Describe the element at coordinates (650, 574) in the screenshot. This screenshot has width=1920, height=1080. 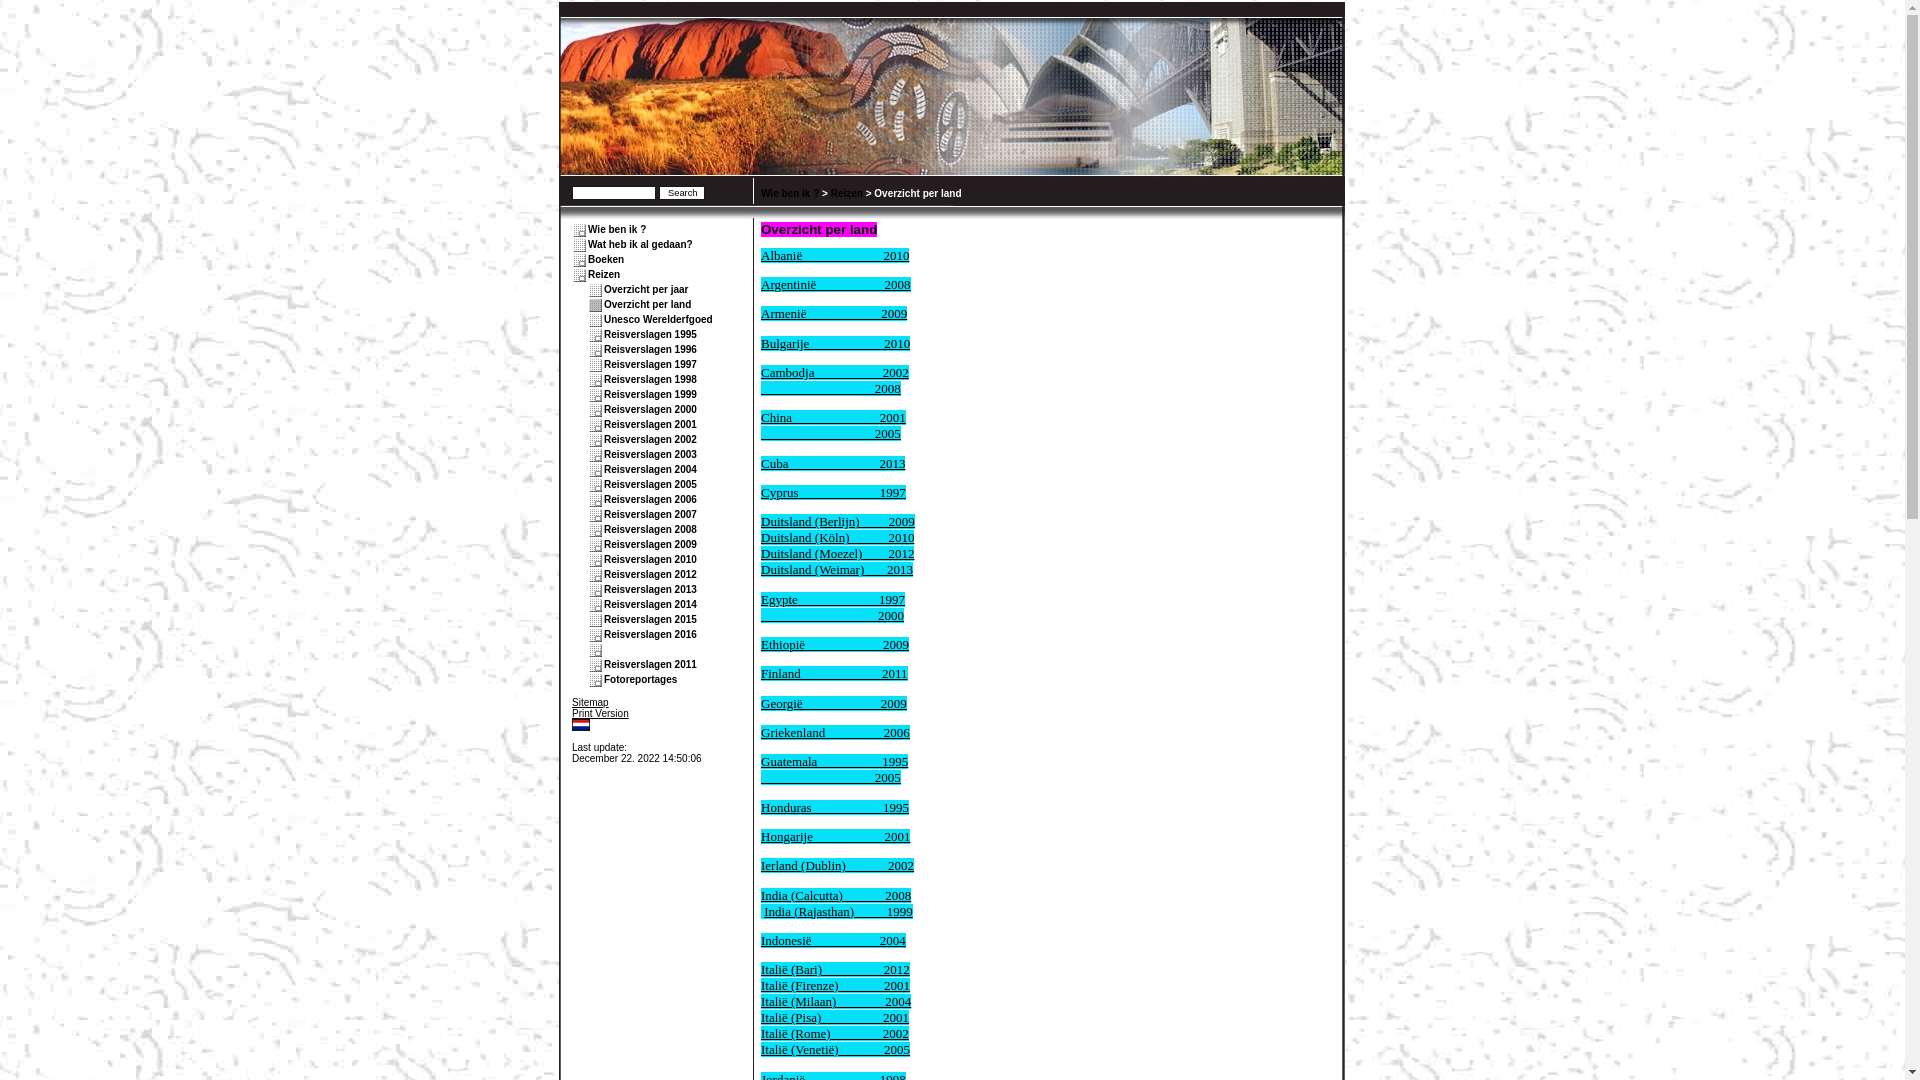
I see `'Reisverslagen 2012'` at that location.